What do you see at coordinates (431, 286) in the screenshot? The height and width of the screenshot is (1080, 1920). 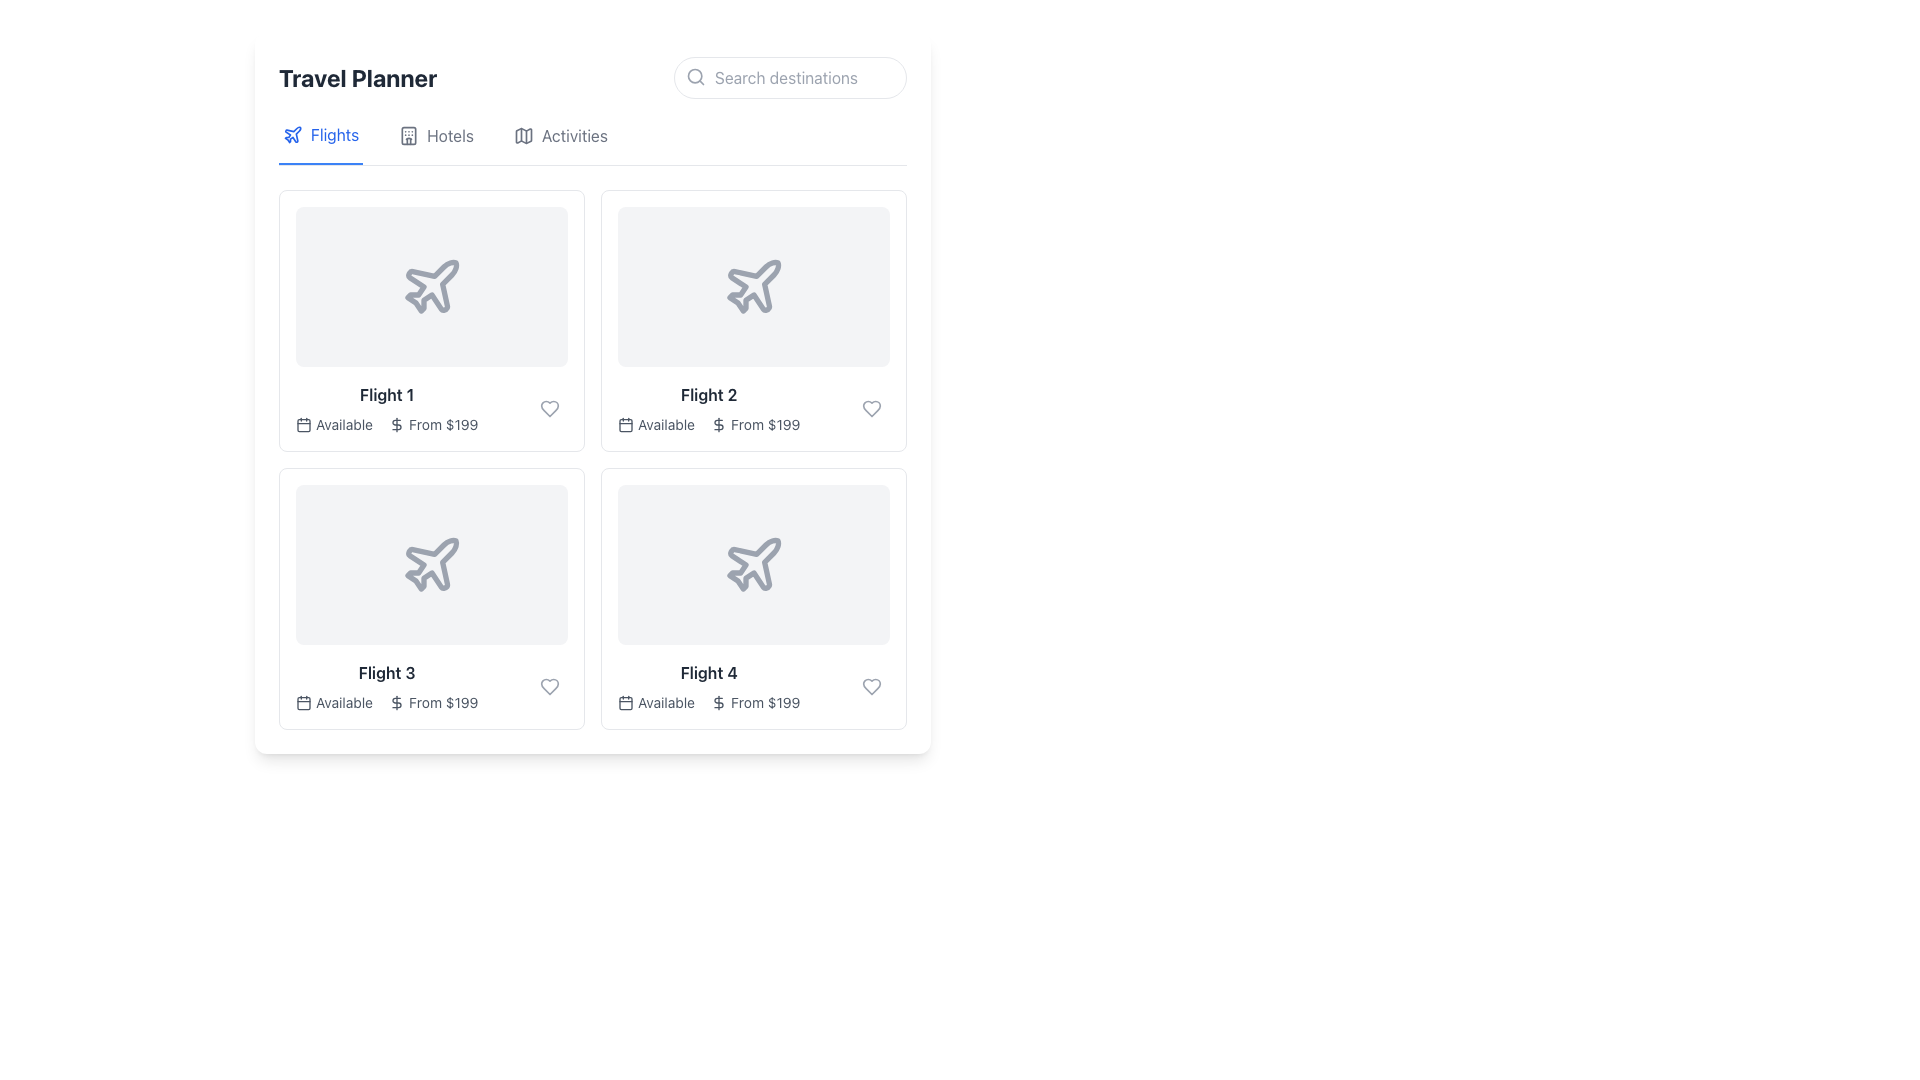 I see `first card in the 'Flights' section, which features a light gray background, rounded corners, and a centered airplane icon` at bounding box center [431, 286].